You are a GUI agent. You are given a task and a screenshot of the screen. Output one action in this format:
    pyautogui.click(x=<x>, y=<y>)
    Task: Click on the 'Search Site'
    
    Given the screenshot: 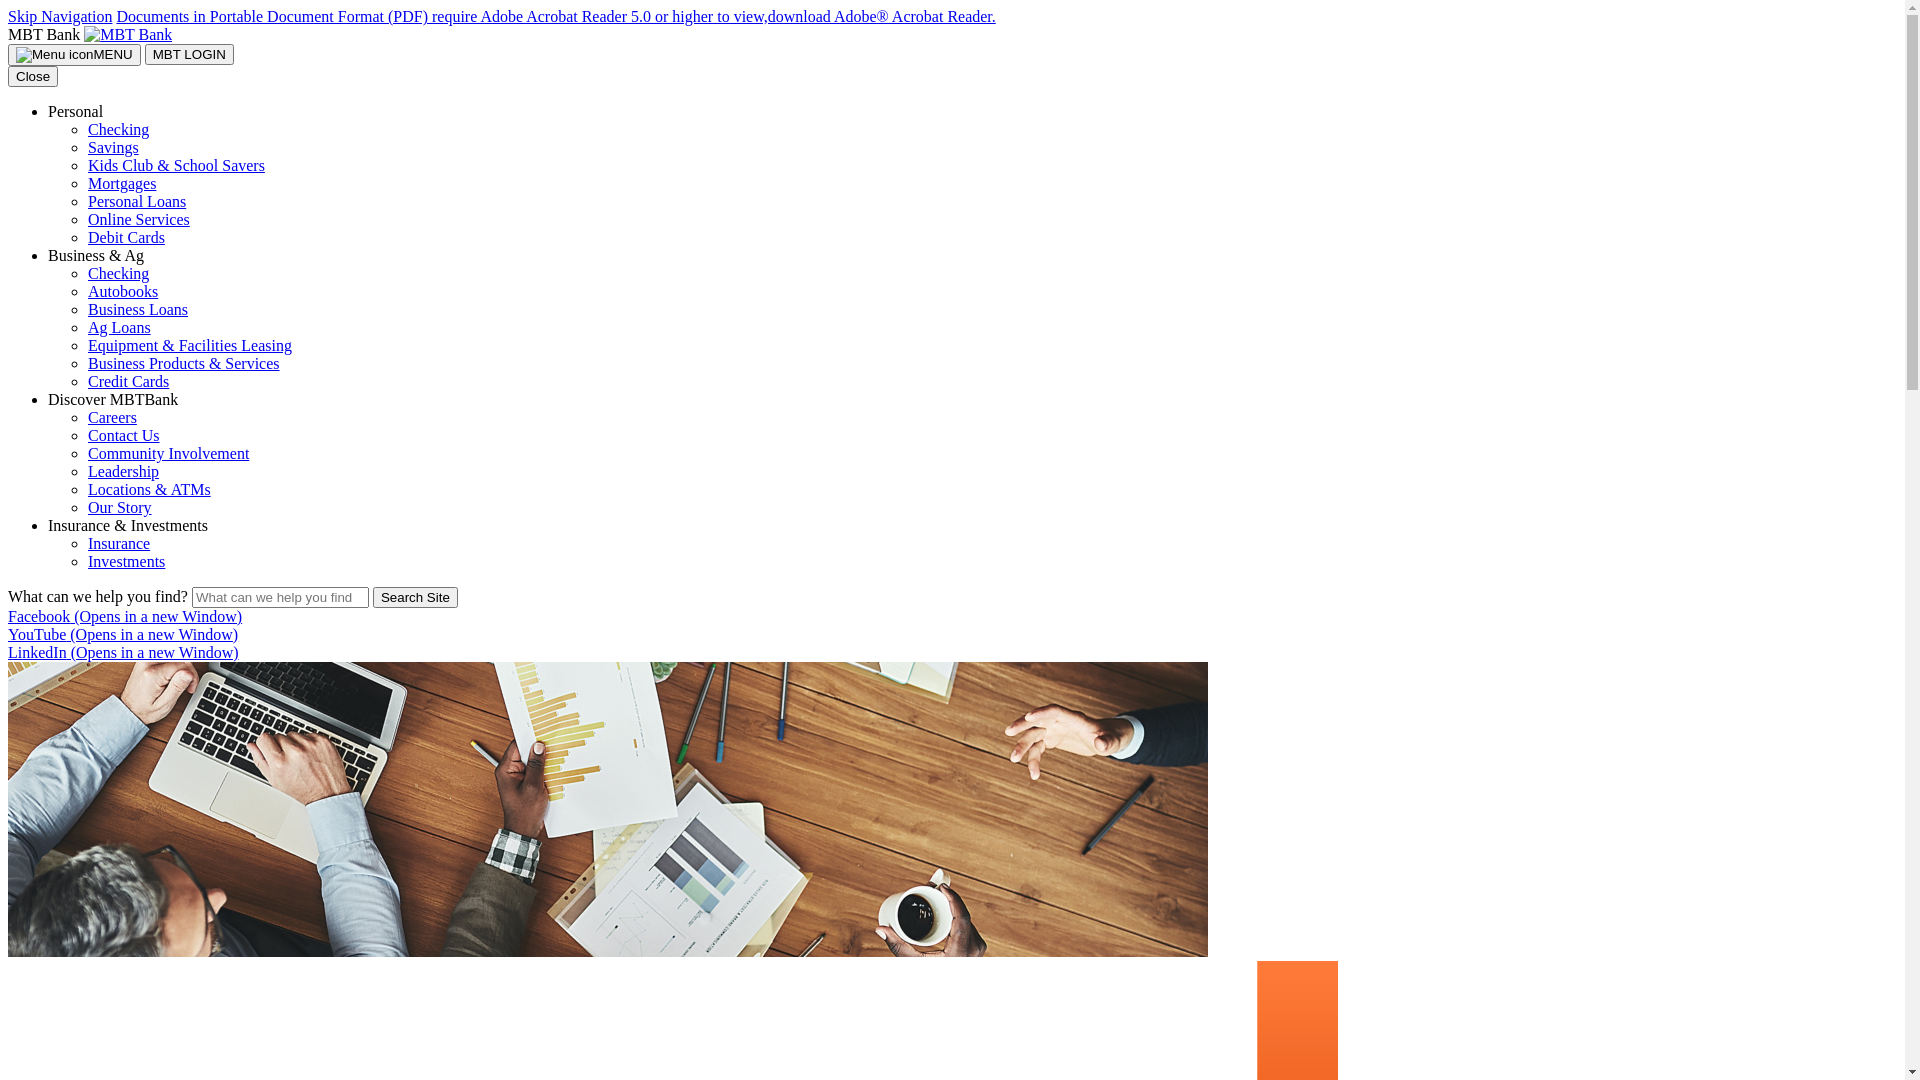 What is the action you would take?
    pyautogui.click(x=373, y=596)
    